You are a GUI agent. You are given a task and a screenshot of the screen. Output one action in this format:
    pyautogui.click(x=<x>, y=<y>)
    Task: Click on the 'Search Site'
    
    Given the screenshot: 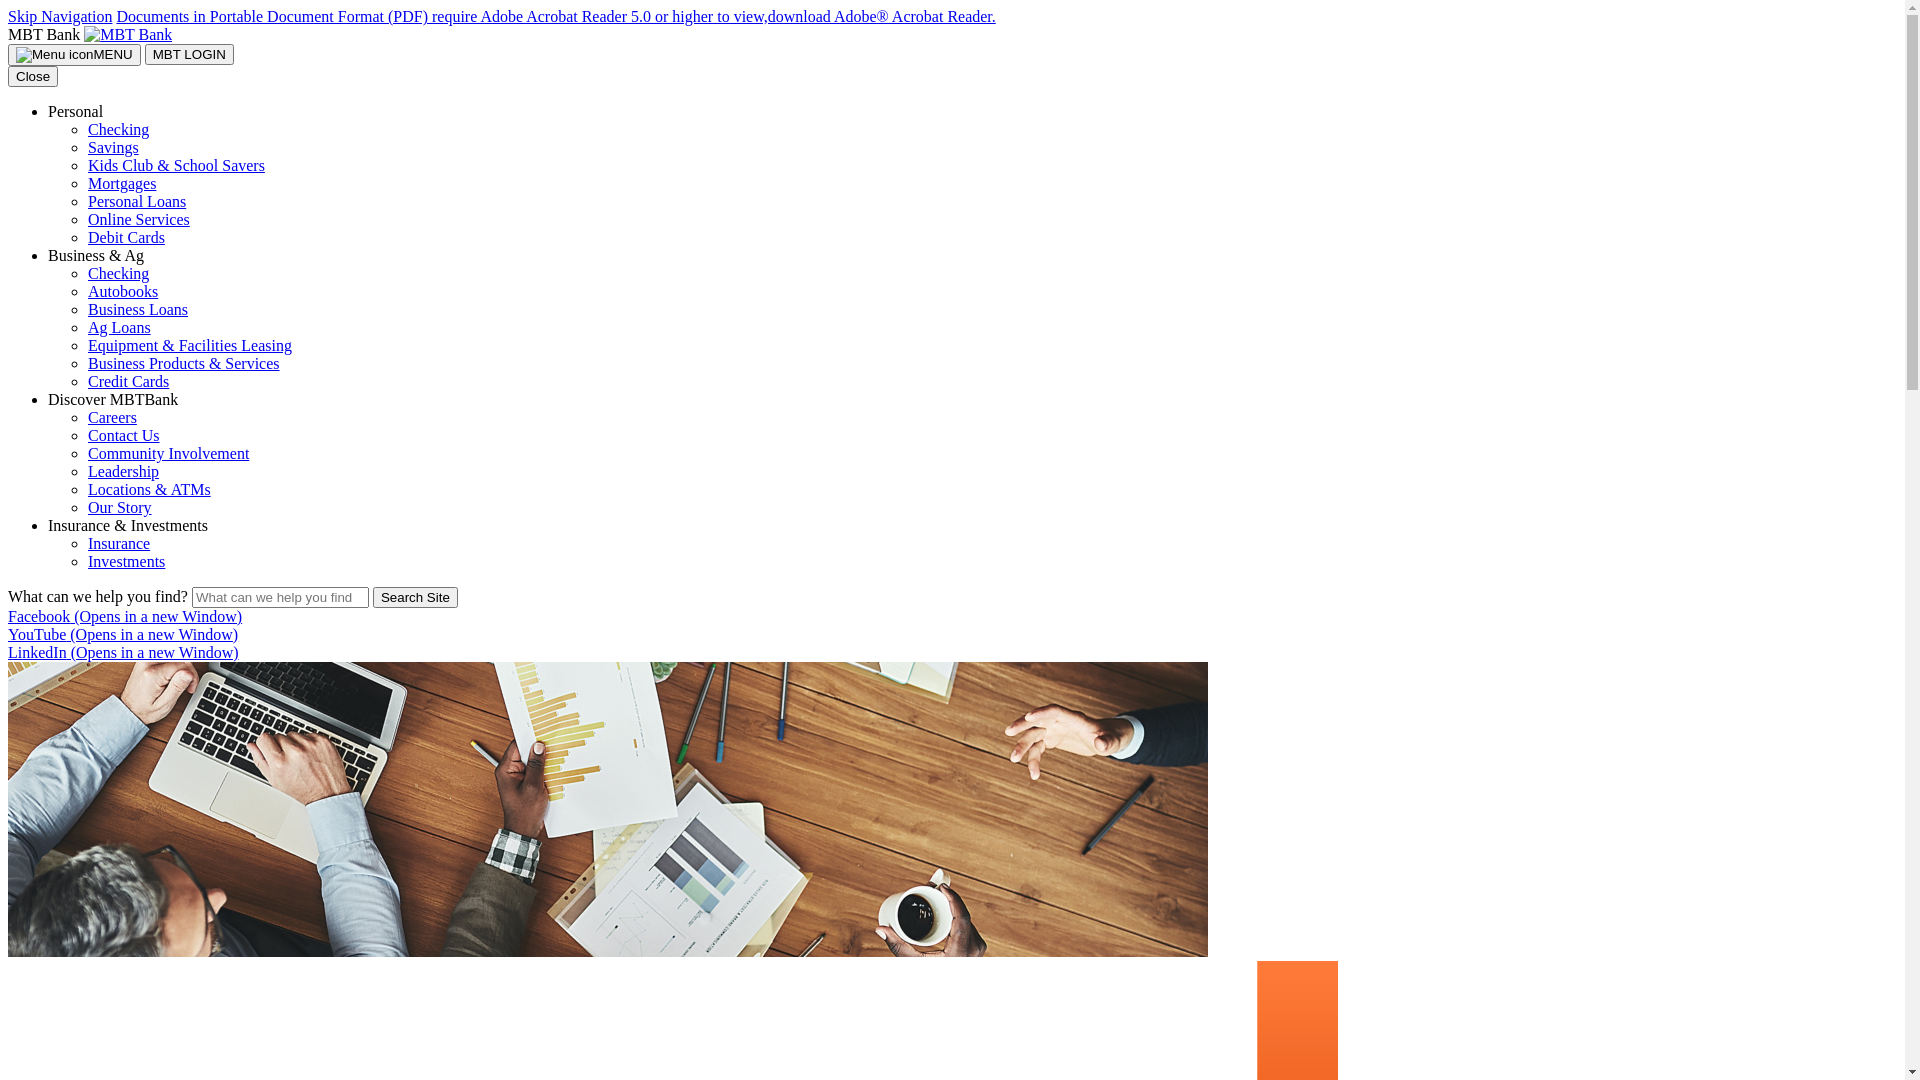 What is the action you would take?
    pyautogui.click(x=373, y=596)
    